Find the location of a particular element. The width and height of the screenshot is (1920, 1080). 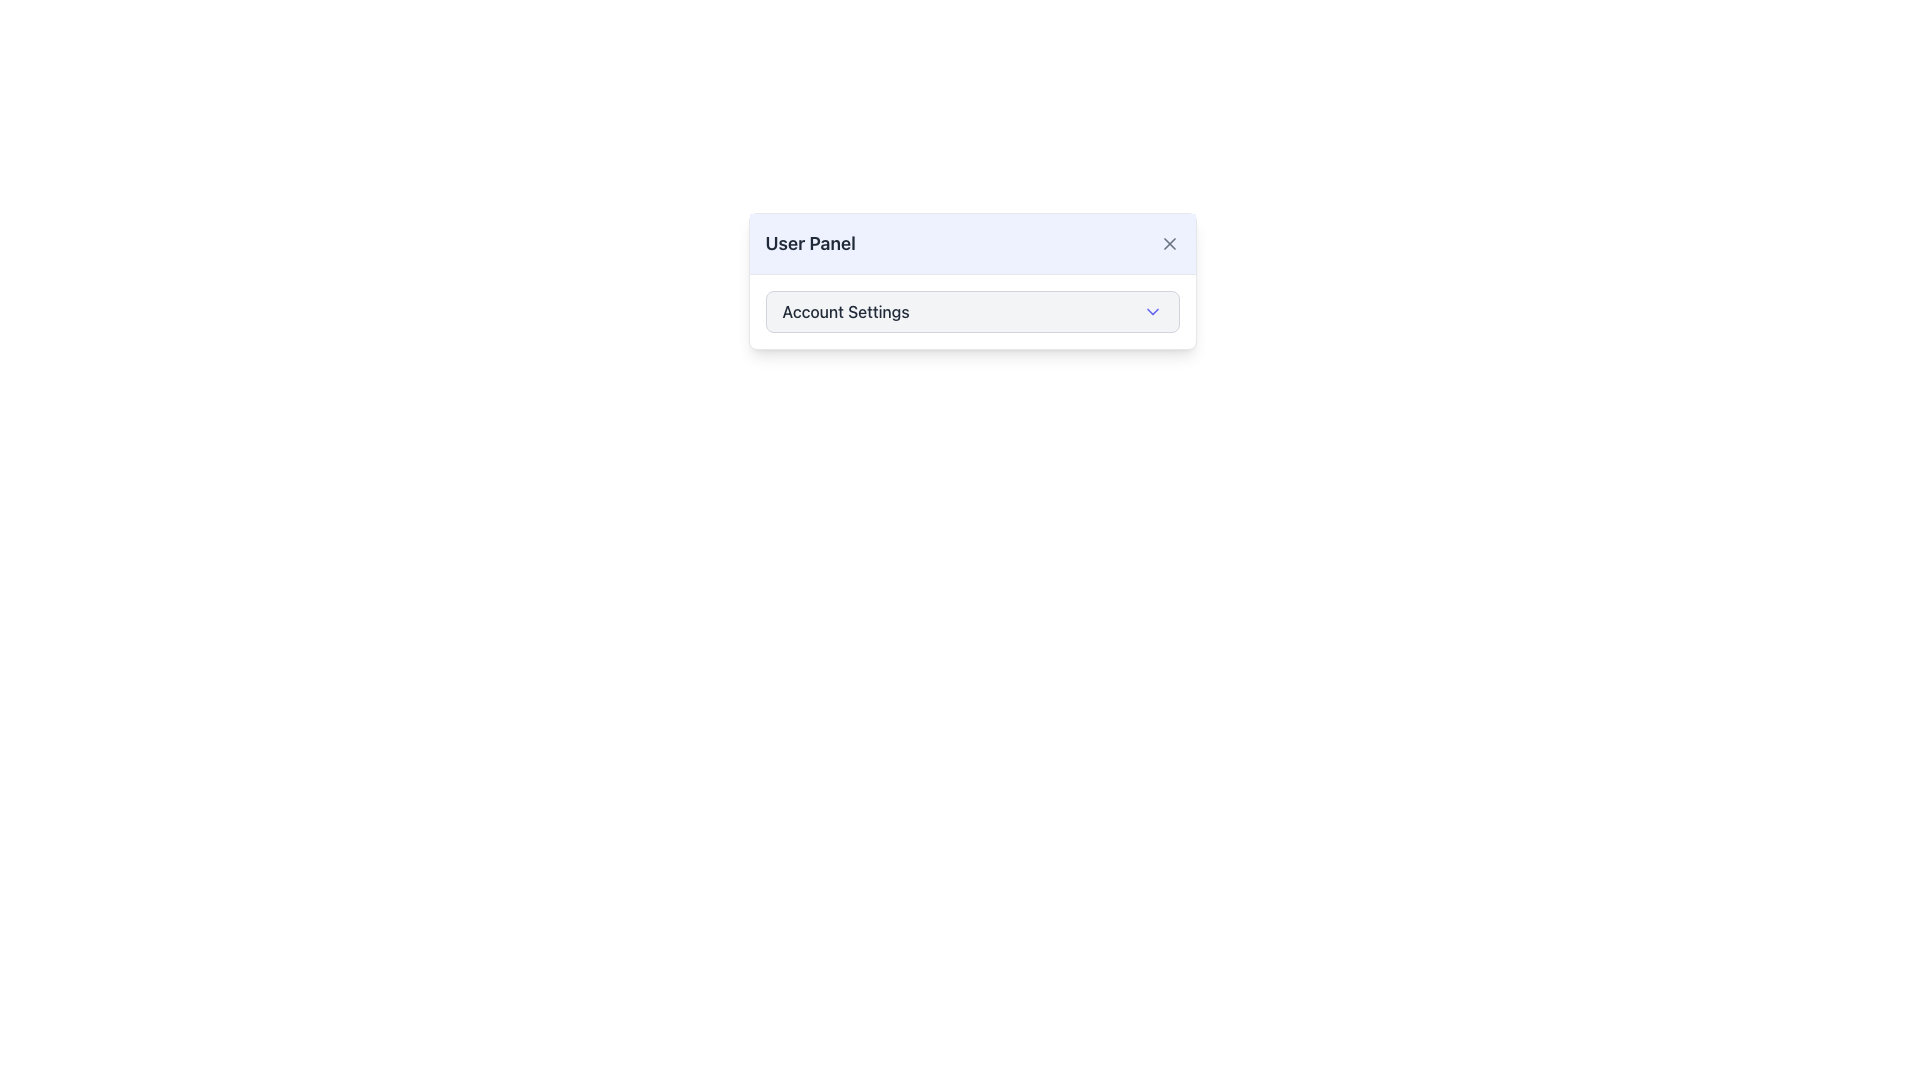

the 'User Panel' text label, which is prominently displayed in large, bold, dark-gray font at the top-left section of the light blue-gray header bar is located at coordinates (810, 242).